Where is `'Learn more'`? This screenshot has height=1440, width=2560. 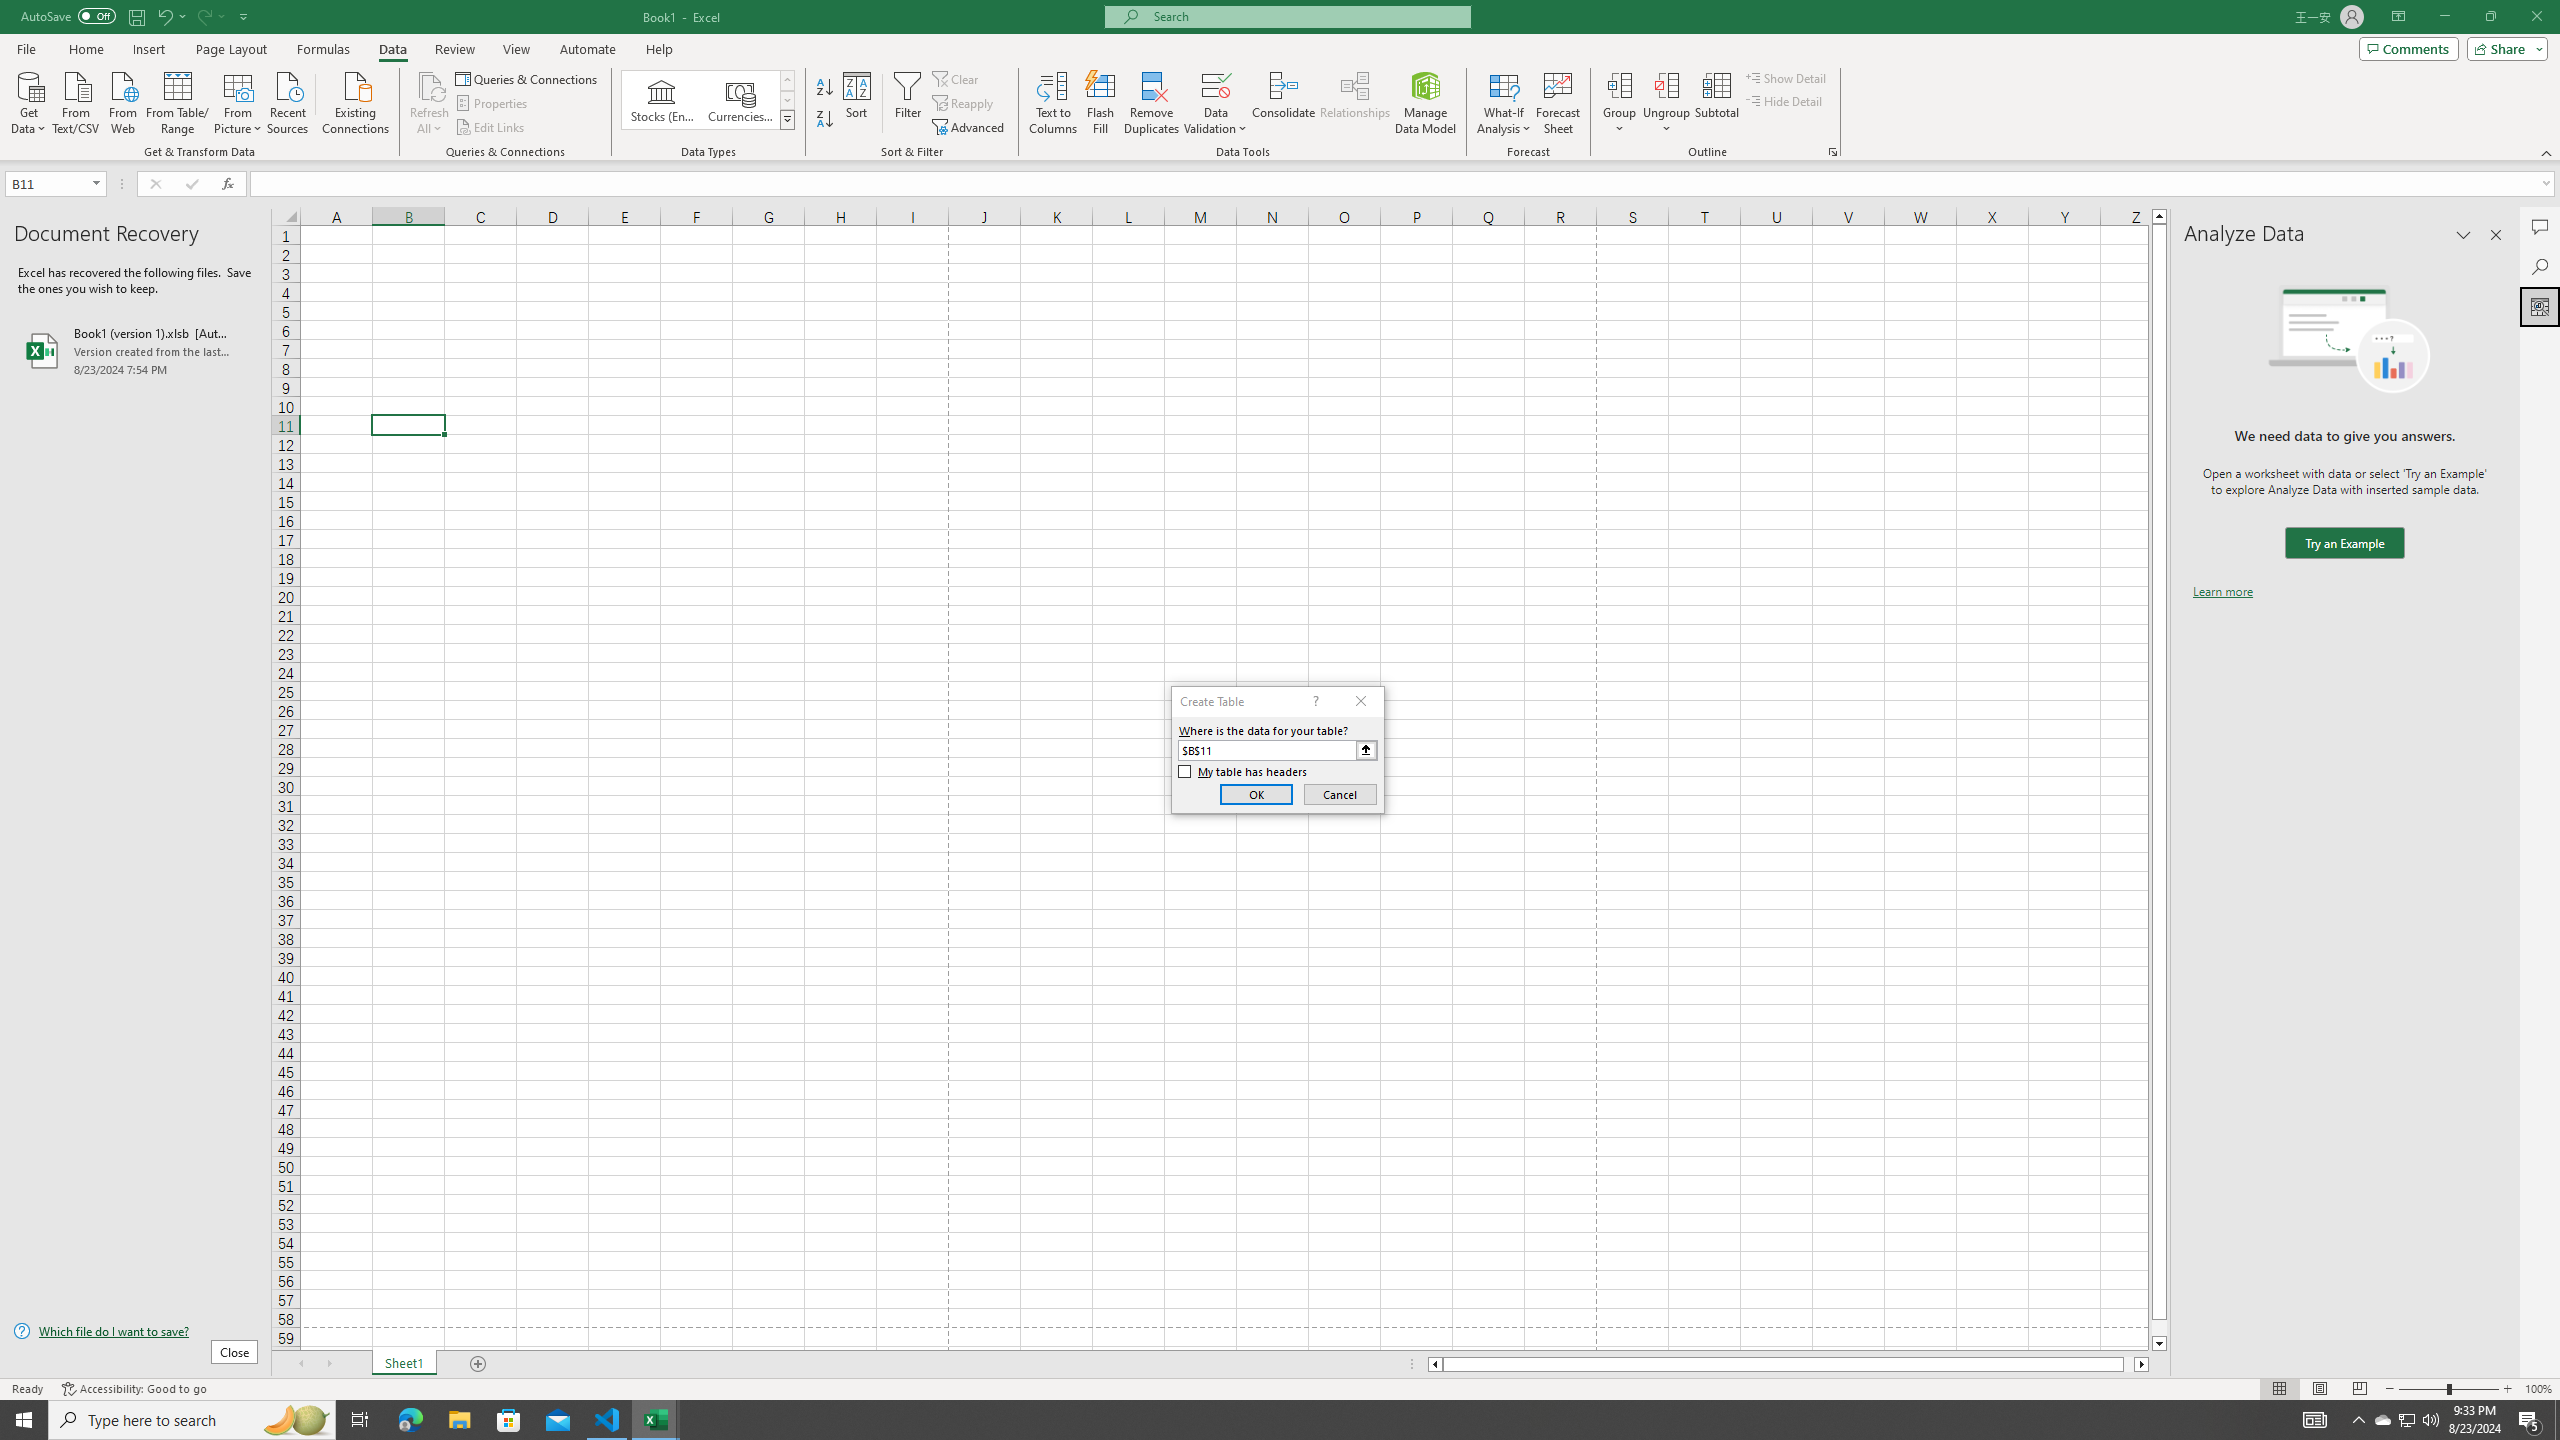 'Learn more' is located at coordinates (2222, 590).